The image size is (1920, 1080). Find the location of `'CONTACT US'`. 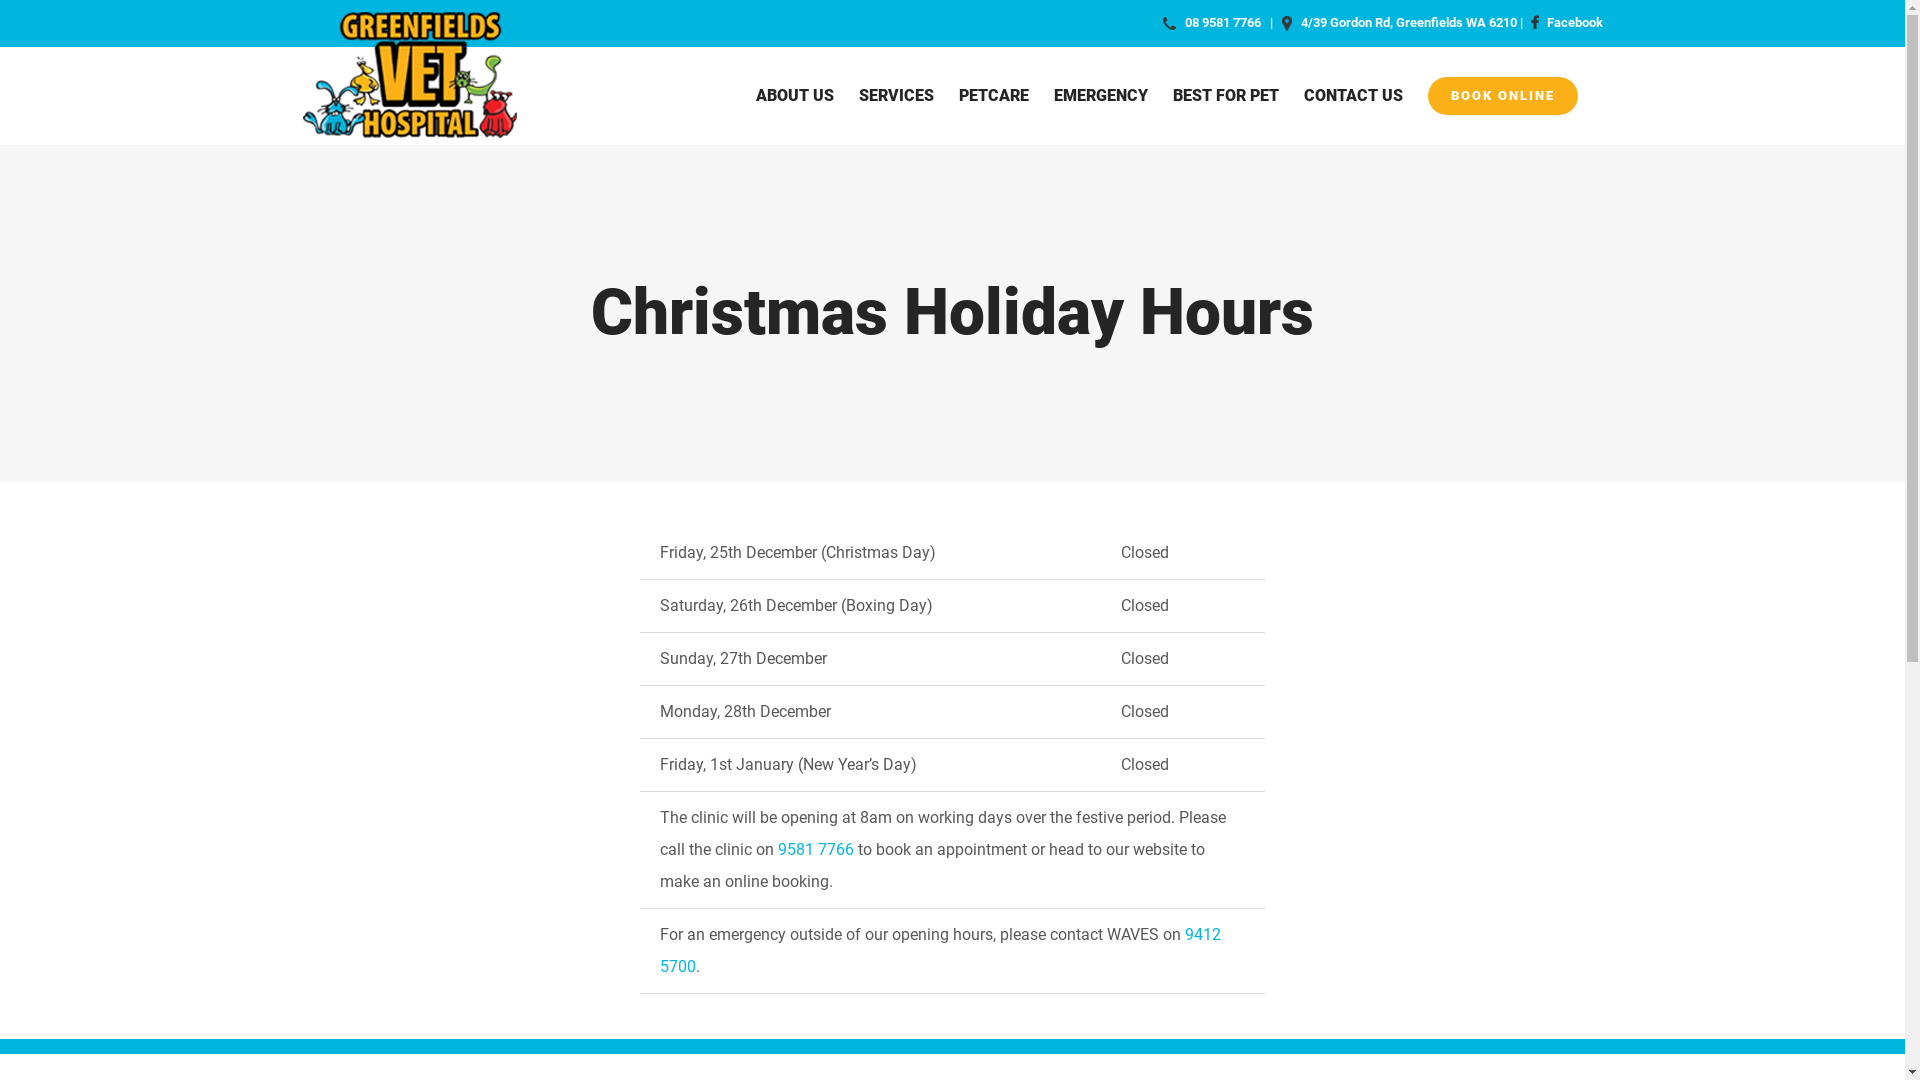

'CONTACT US' is located at coordinates (1353, 95).